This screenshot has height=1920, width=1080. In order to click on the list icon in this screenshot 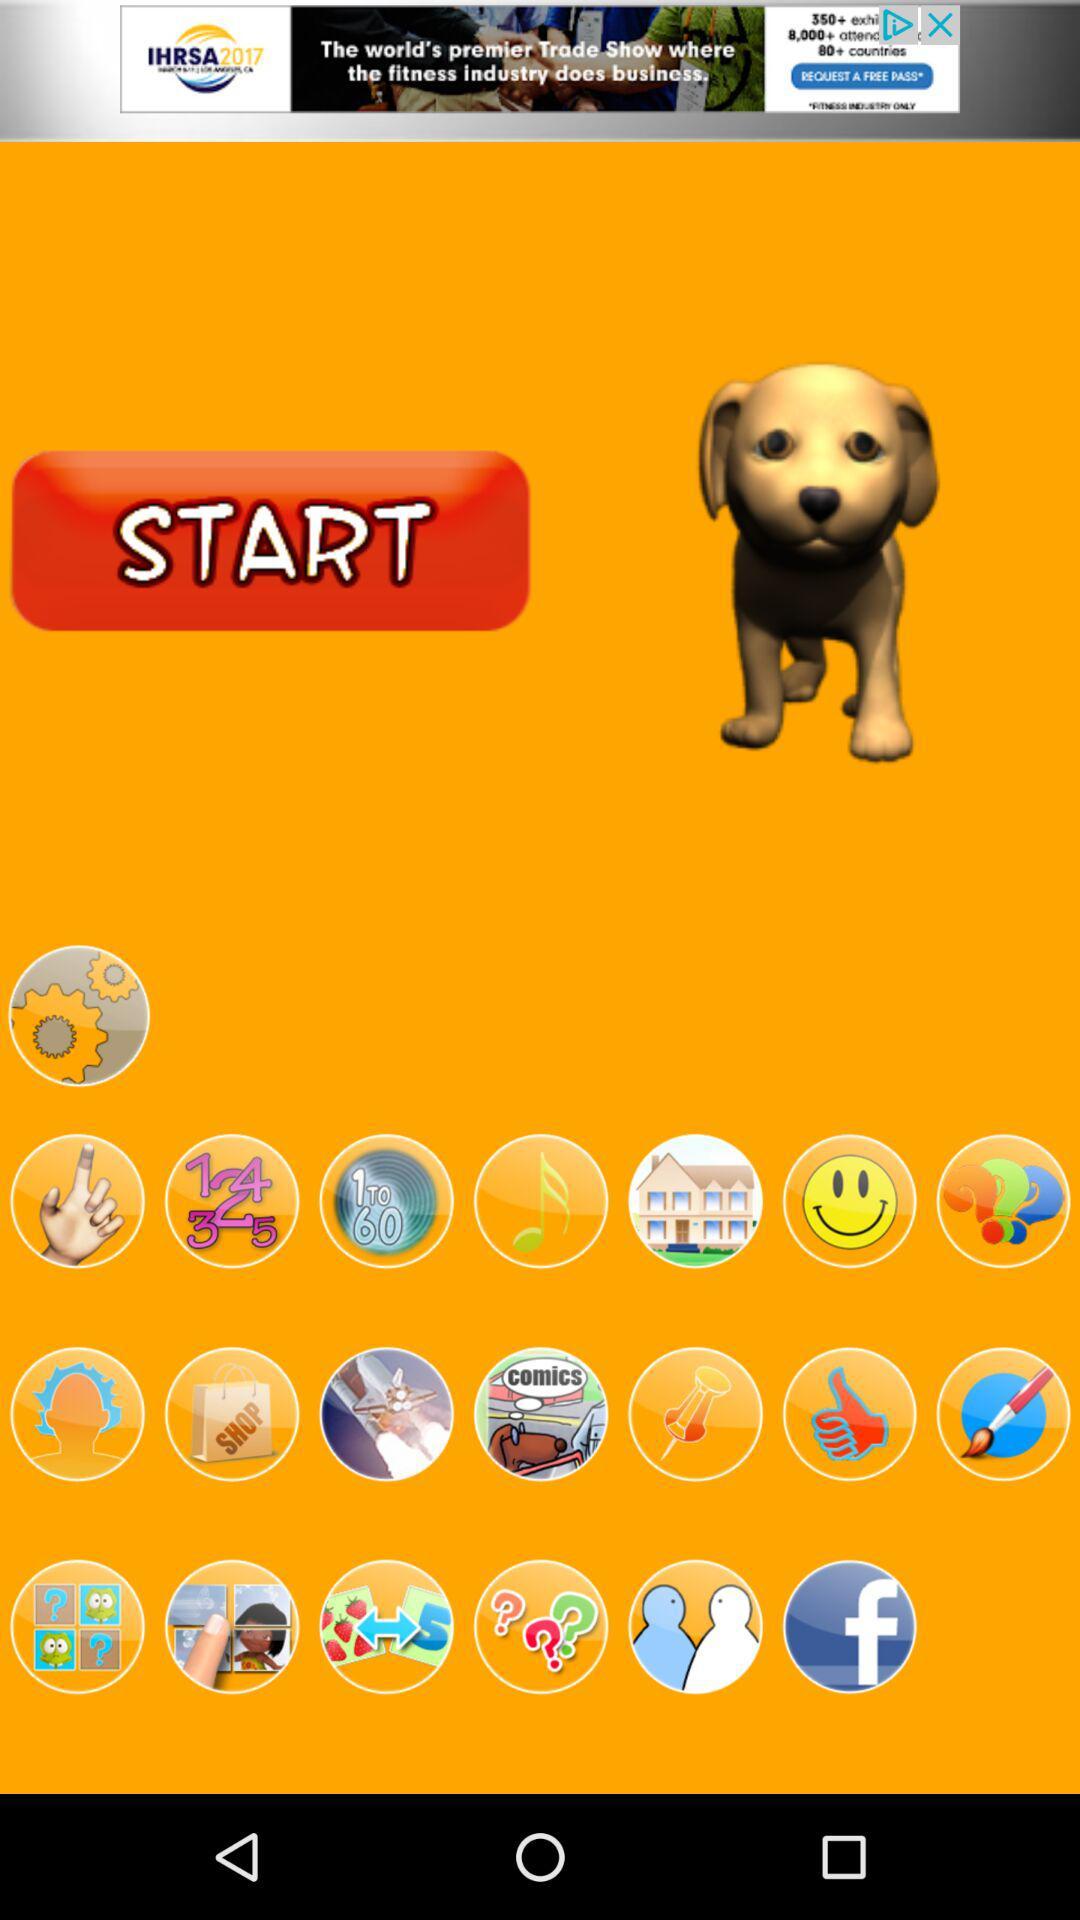, I will do `click(540, 1513)`.